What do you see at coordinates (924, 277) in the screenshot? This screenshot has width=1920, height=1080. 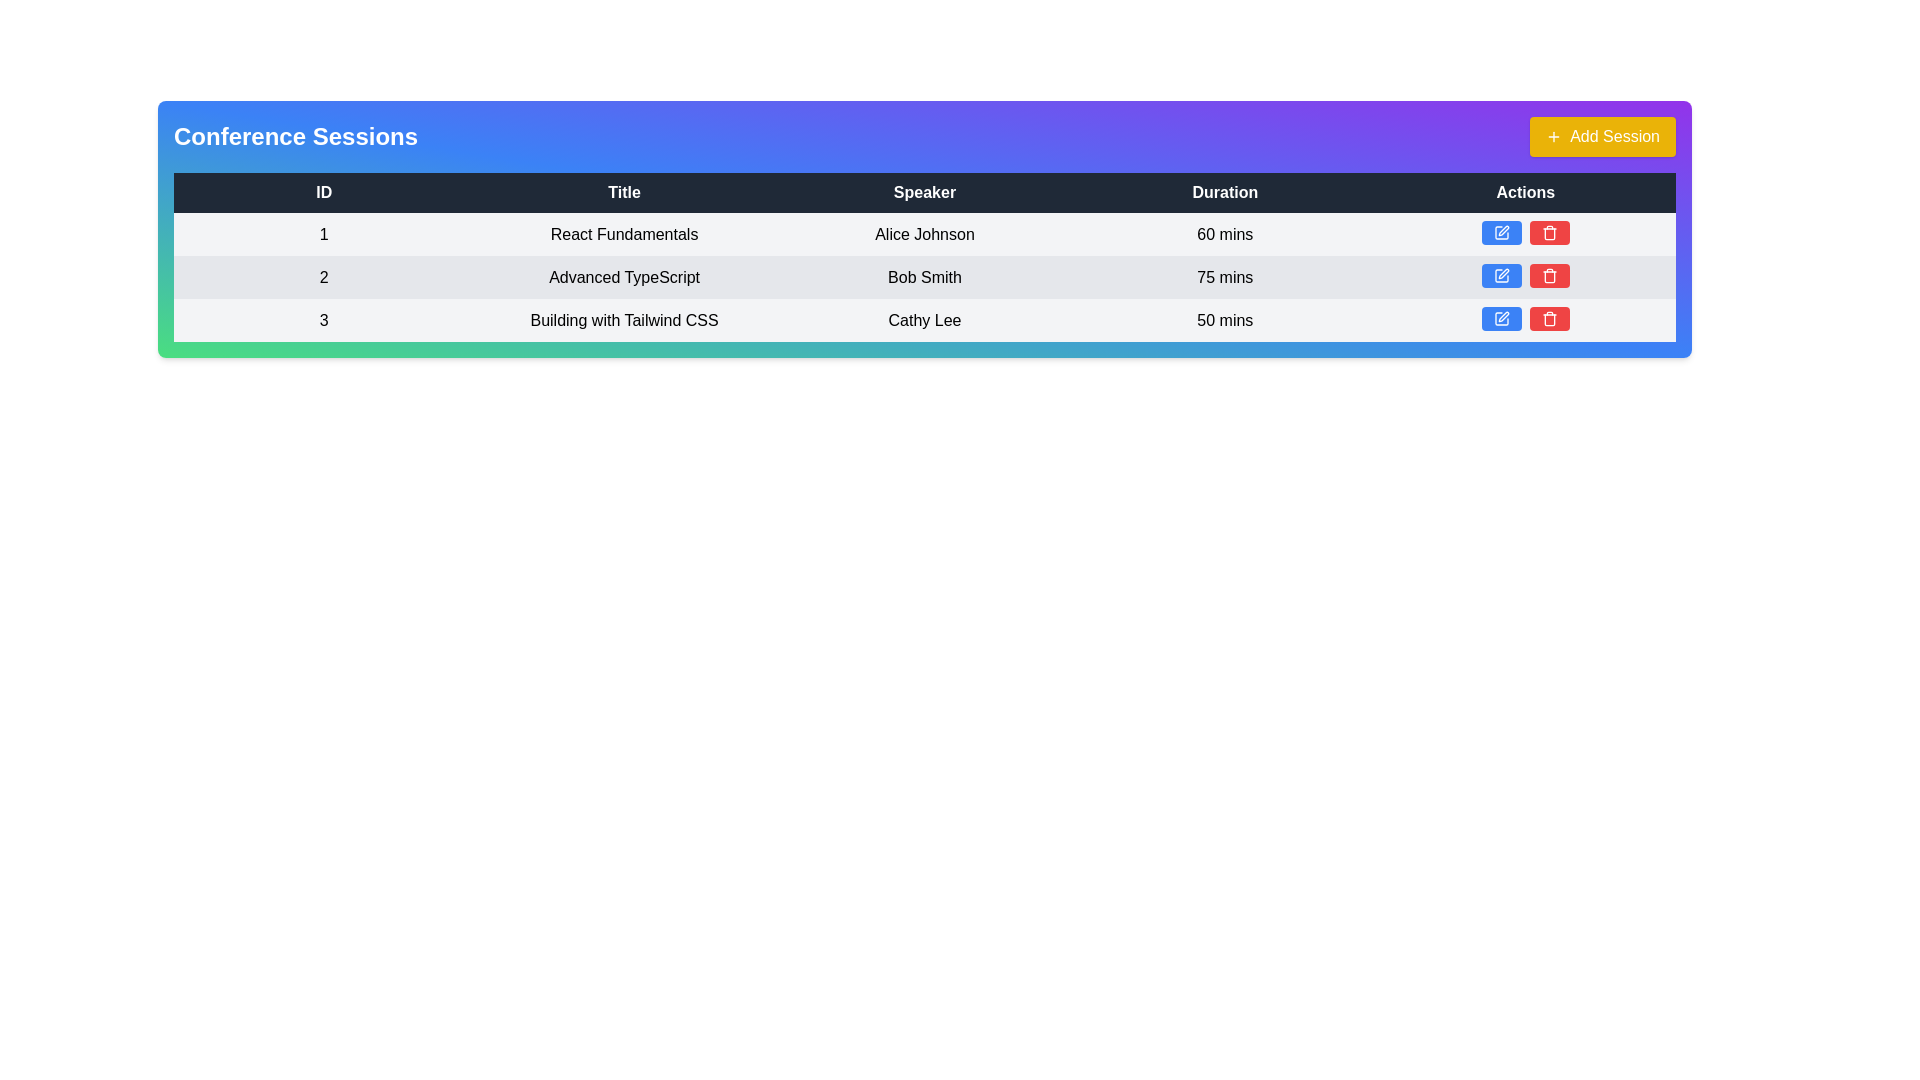 I see `text content of the label displaying 'Bob Smith', which is located in the third column of the second row under the 'Speaker' header in the 'Conference Sessions' table` at bounding box center [924, 277].